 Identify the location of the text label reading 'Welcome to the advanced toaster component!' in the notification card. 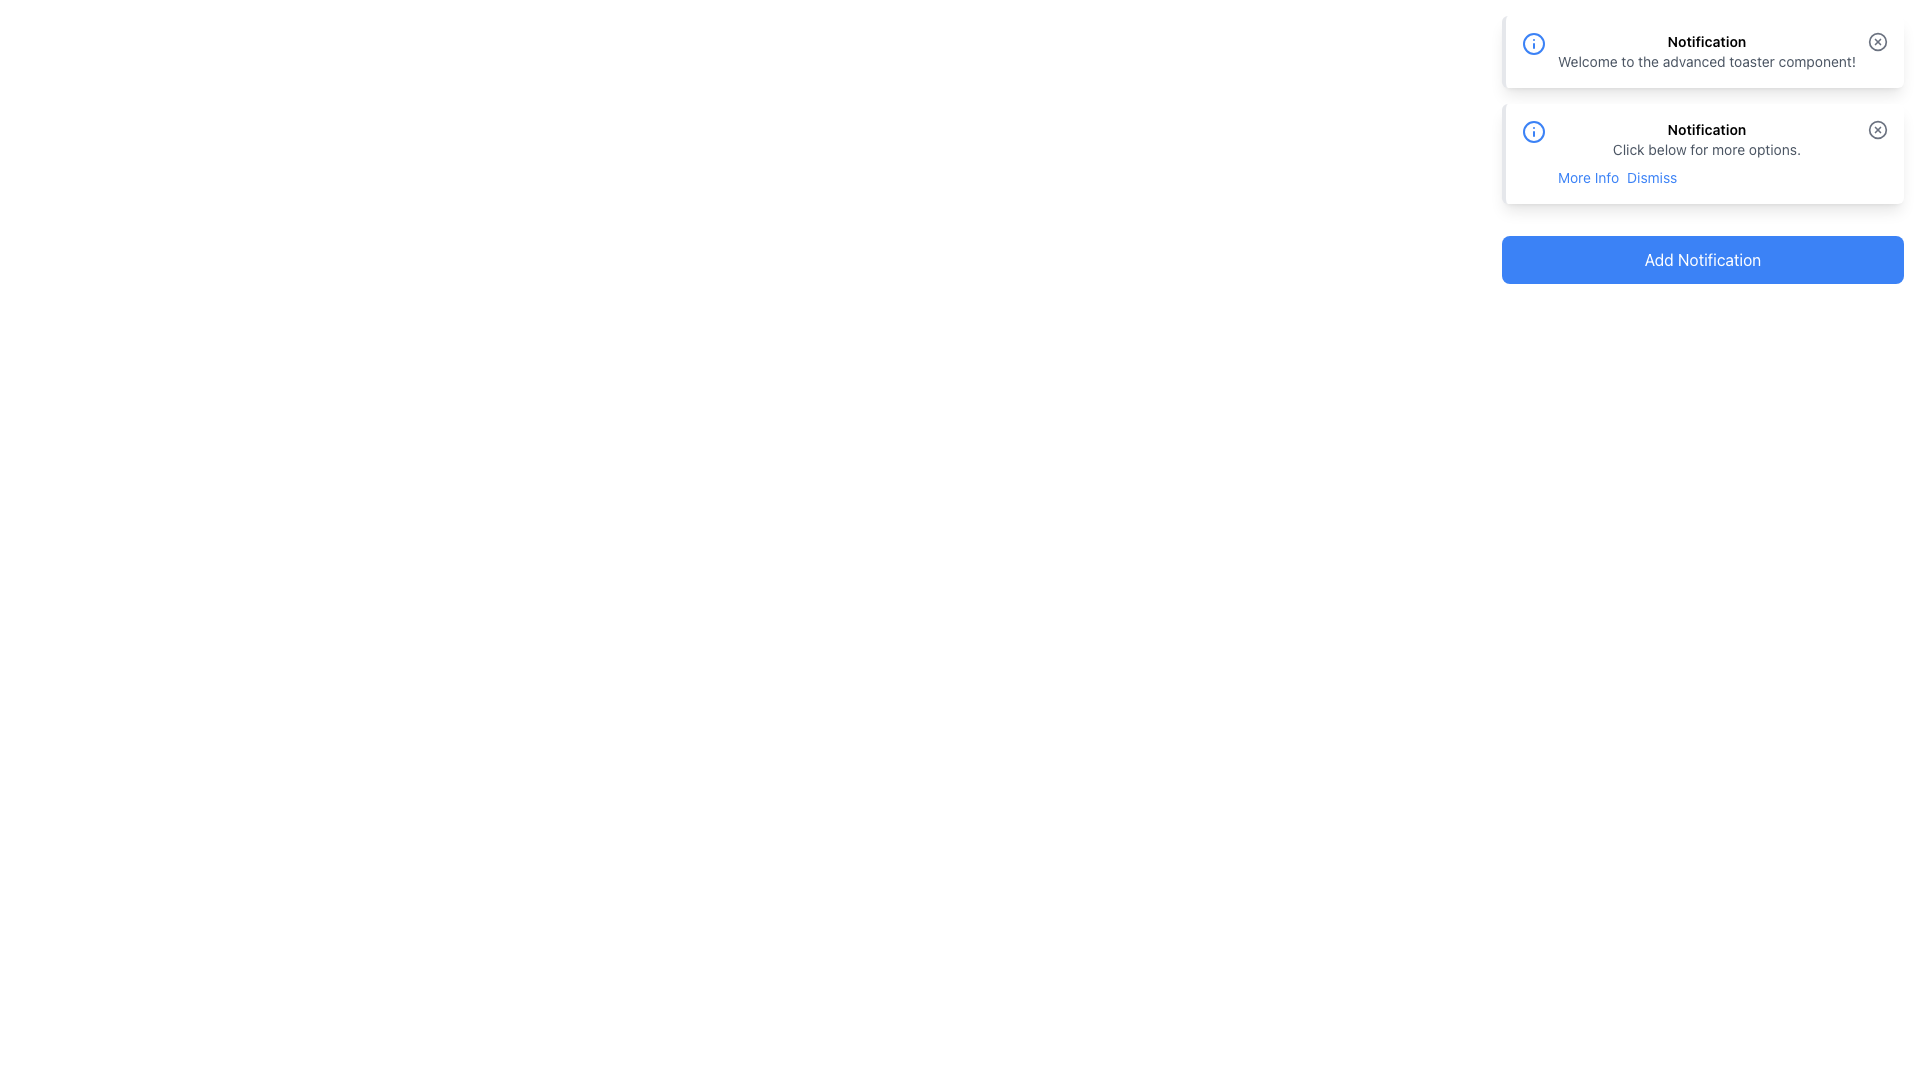
(1706, 60).